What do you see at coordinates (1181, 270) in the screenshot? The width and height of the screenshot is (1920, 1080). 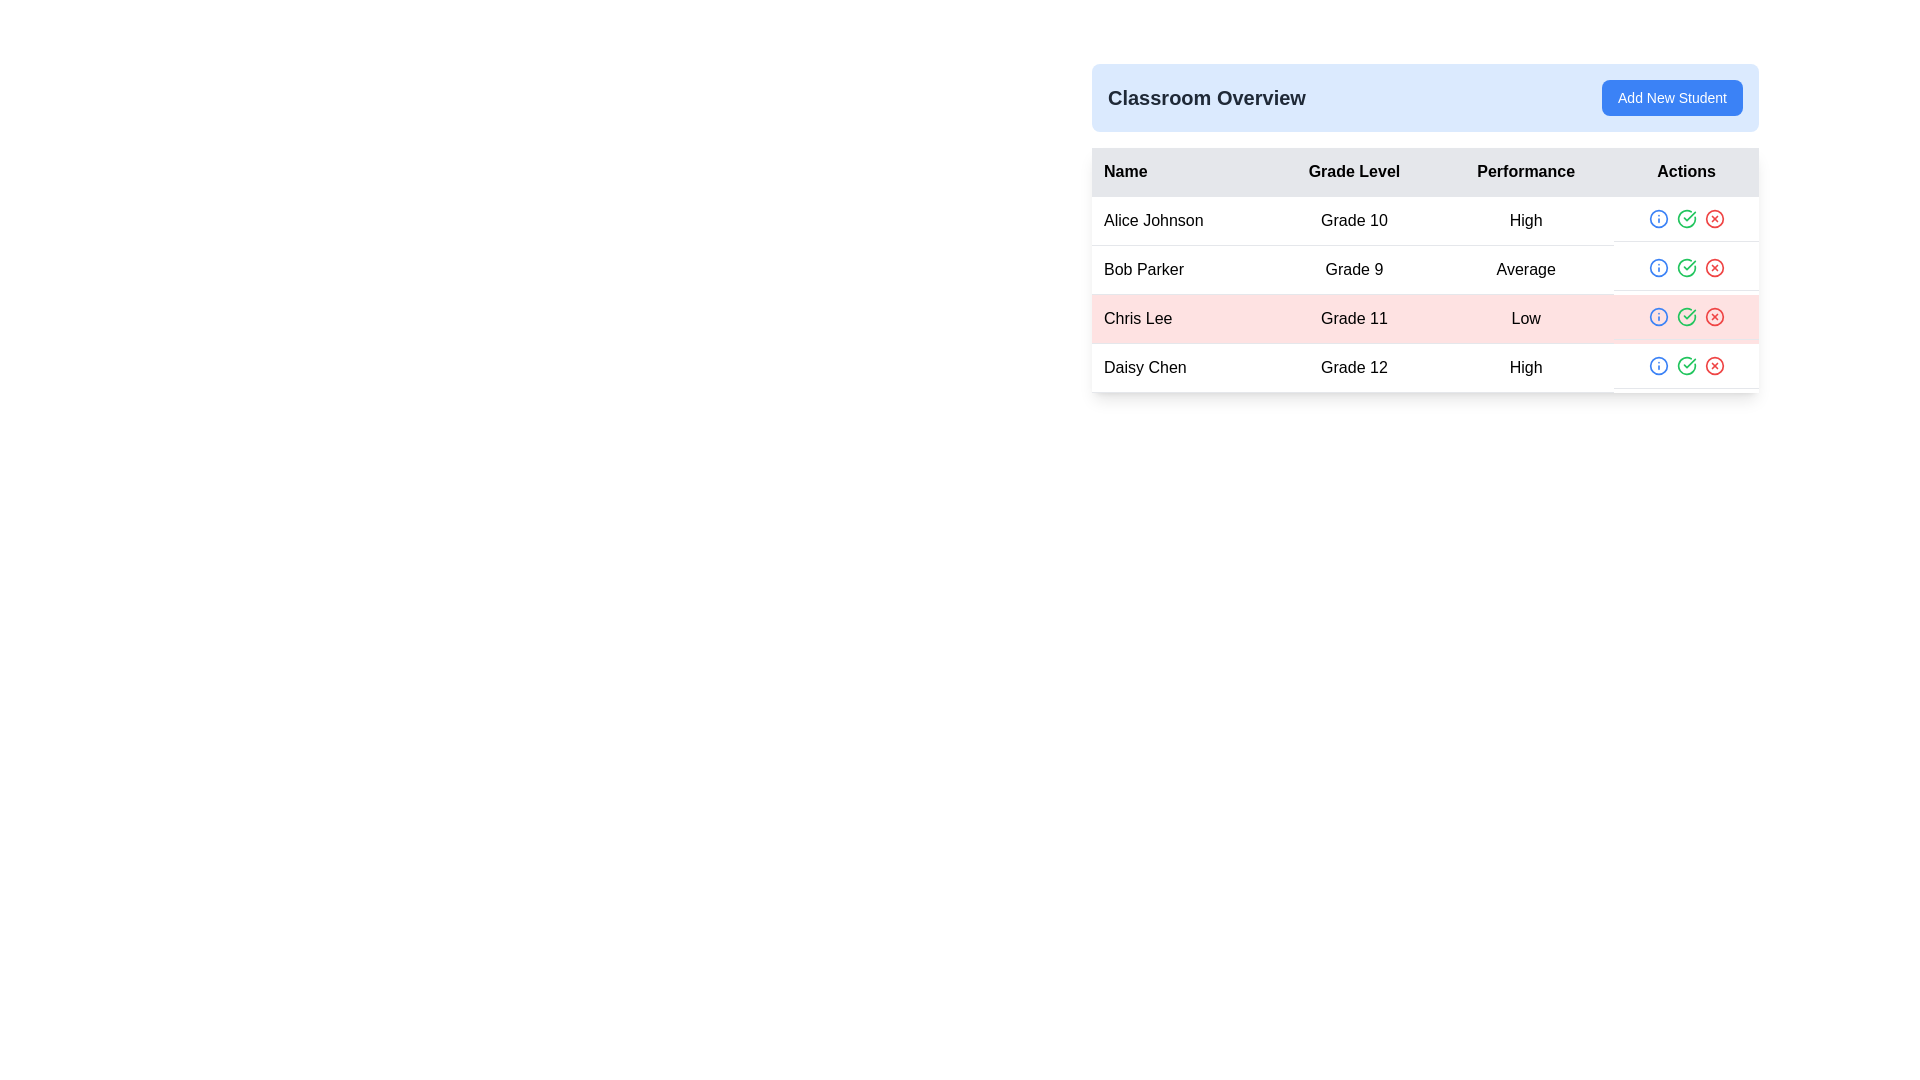 I see `the Text label displaying the person's name located in the second row of the table under the 'Name' column, positioned below 'Alice Johnson' and above 'Chris Lee'` at bounding box center [1181, 270].